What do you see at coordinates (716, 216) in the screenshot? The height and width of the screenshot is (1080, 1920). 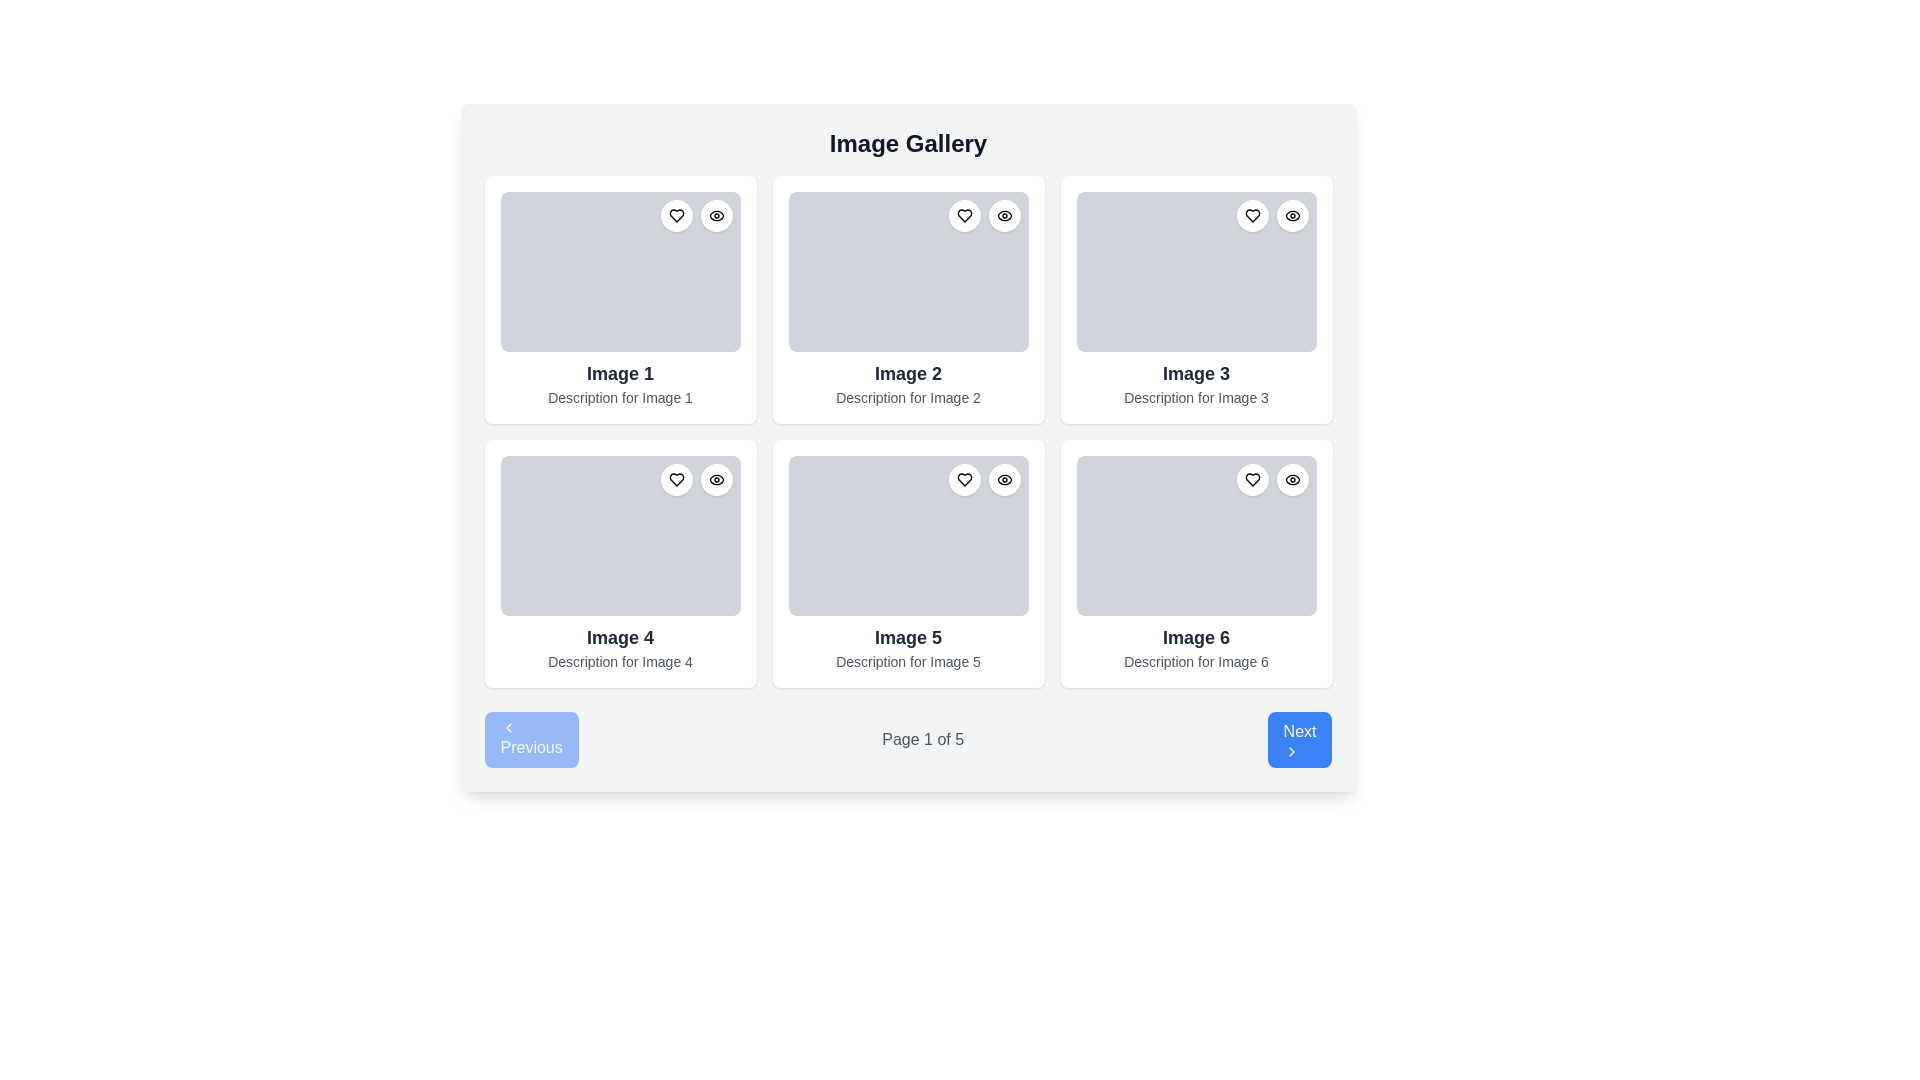 I see `the visibility or preview icon located in the top-right corner of the 'Image 1' card in the image gallery` at bounding box center [716, 216].